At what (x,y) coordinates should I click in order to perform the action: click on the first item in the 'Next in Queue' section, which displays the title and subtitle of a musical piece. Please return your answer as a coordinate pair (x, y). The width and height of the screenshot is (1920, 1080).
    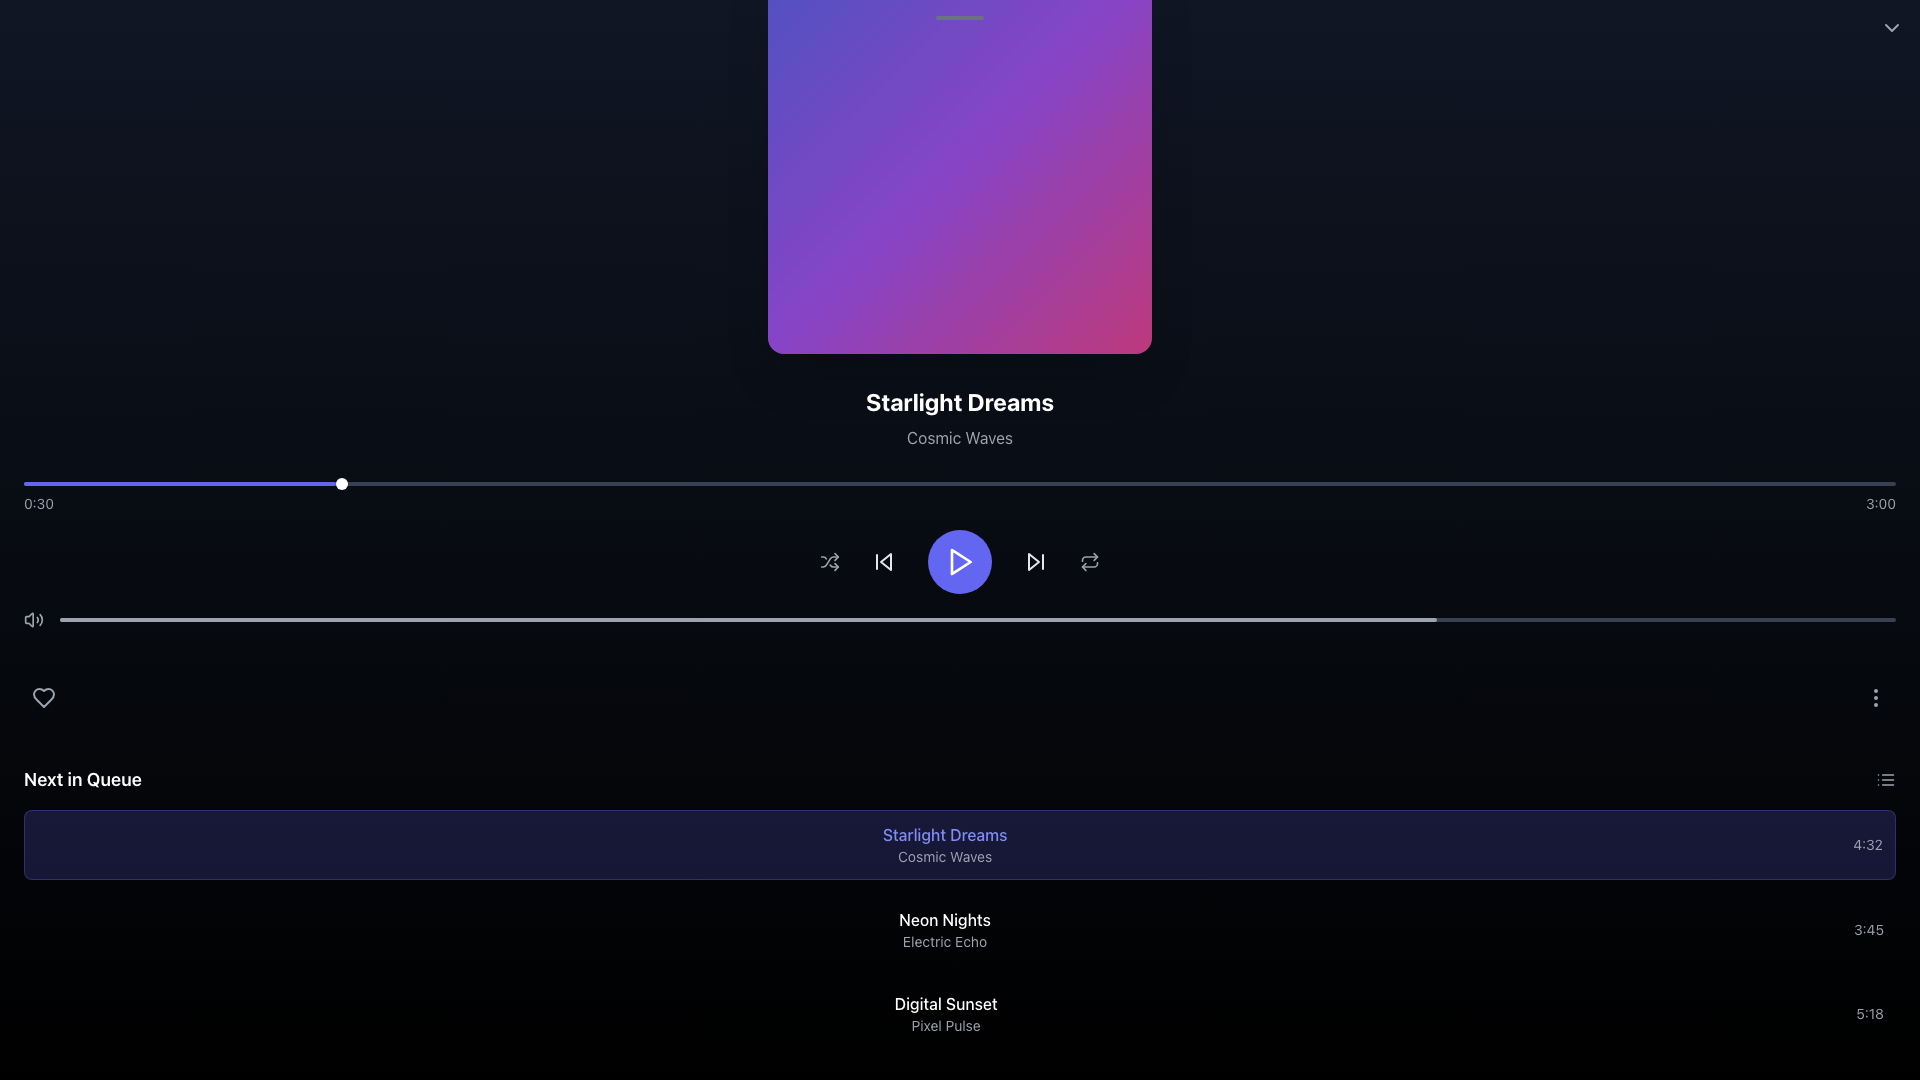
    Looking at the image, I should click on (944, 844).